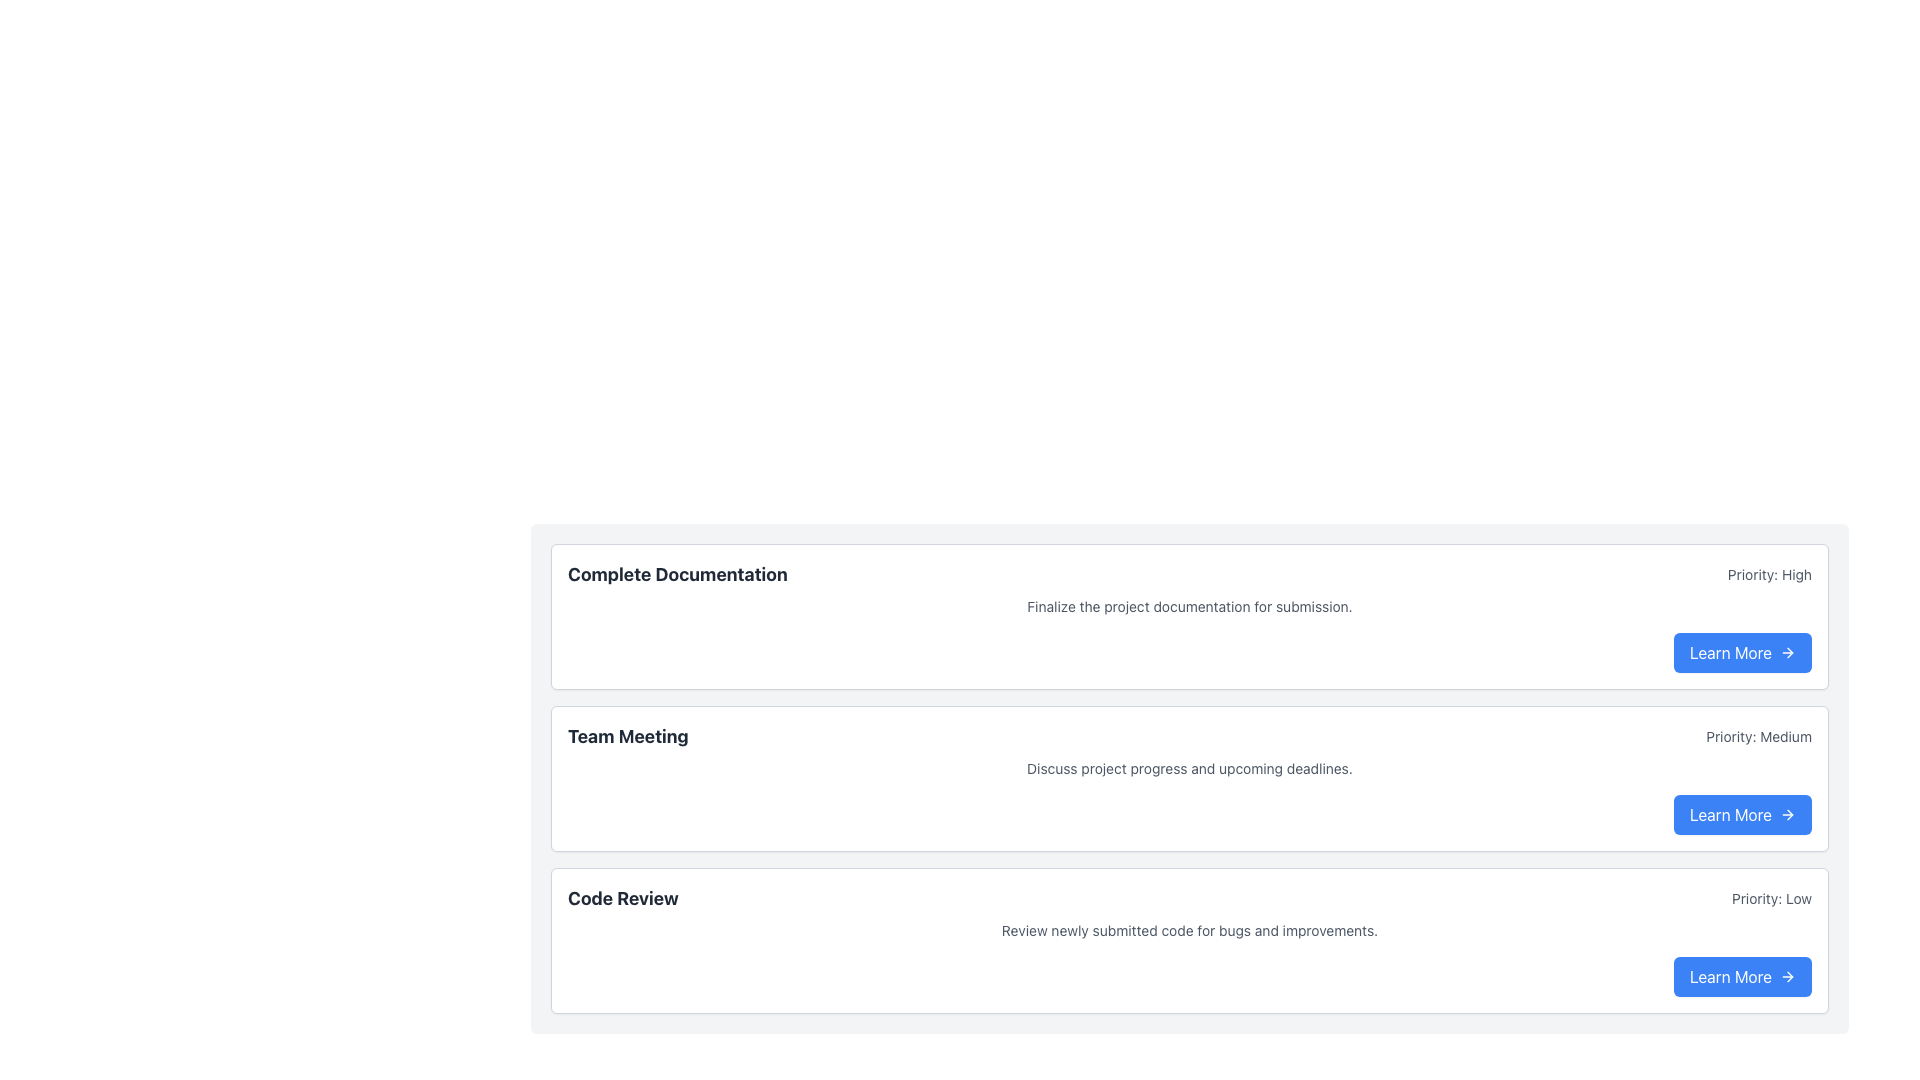 This screenshot has width=1920, height=1080. I want to click on the rightward-pointing arrow icon located on the far right side of the 'Learn More' button, so click(1788, 652).